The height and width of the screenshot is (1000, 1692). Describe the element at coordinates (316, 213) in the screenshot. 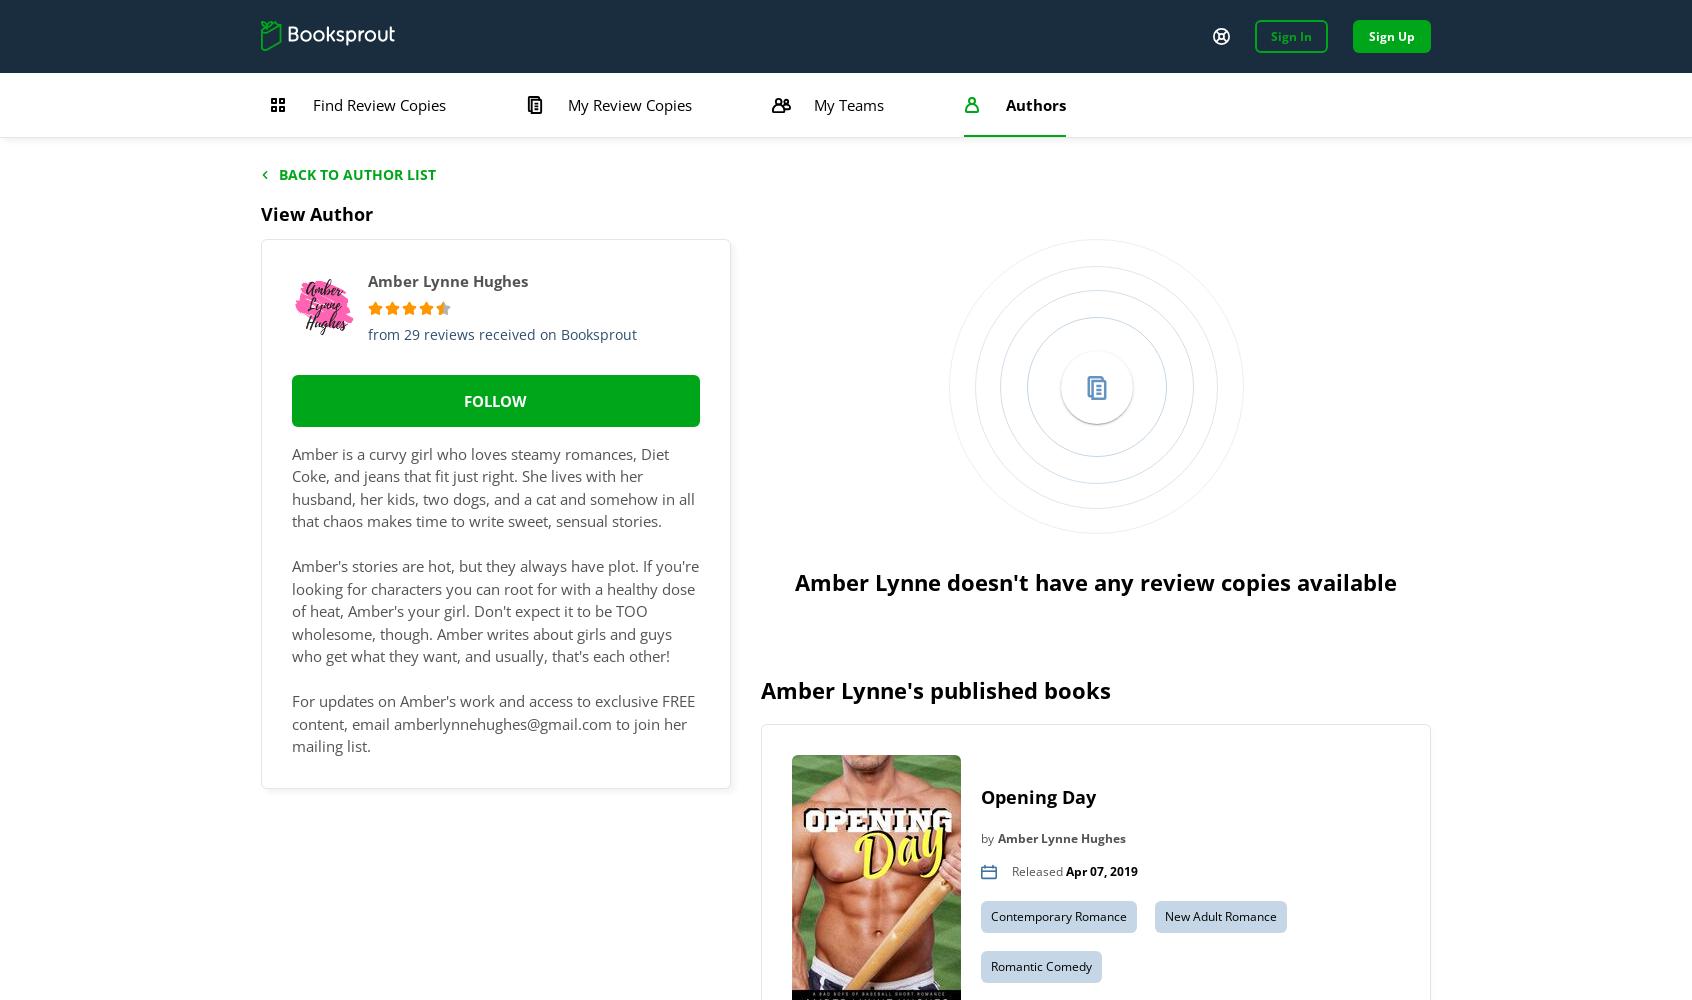

I see `'View Author'` at that location.